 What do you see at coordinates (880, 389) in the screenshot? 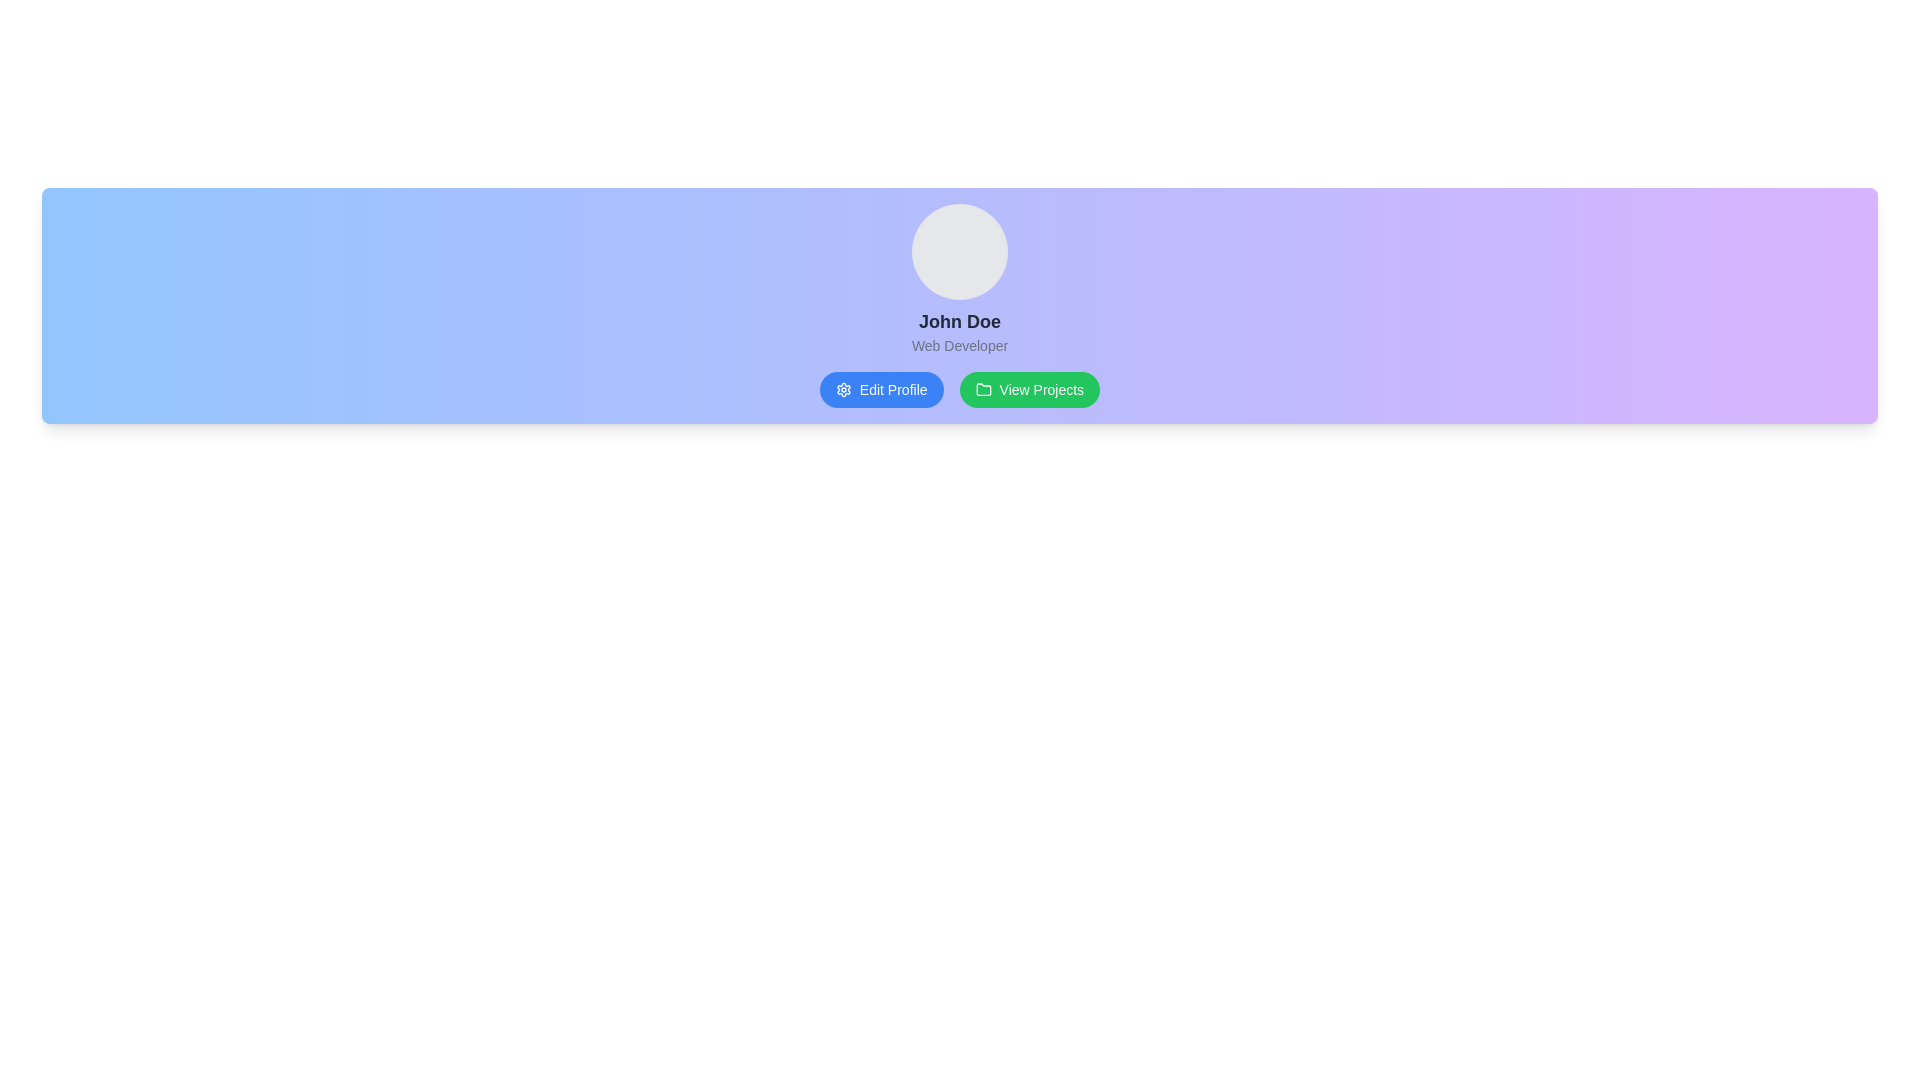
I see `the 'Edit Profile' button, which is the first button in a horizontal group located below the profile image and name, to observe any hover effect` at bounding box center [880, 389].